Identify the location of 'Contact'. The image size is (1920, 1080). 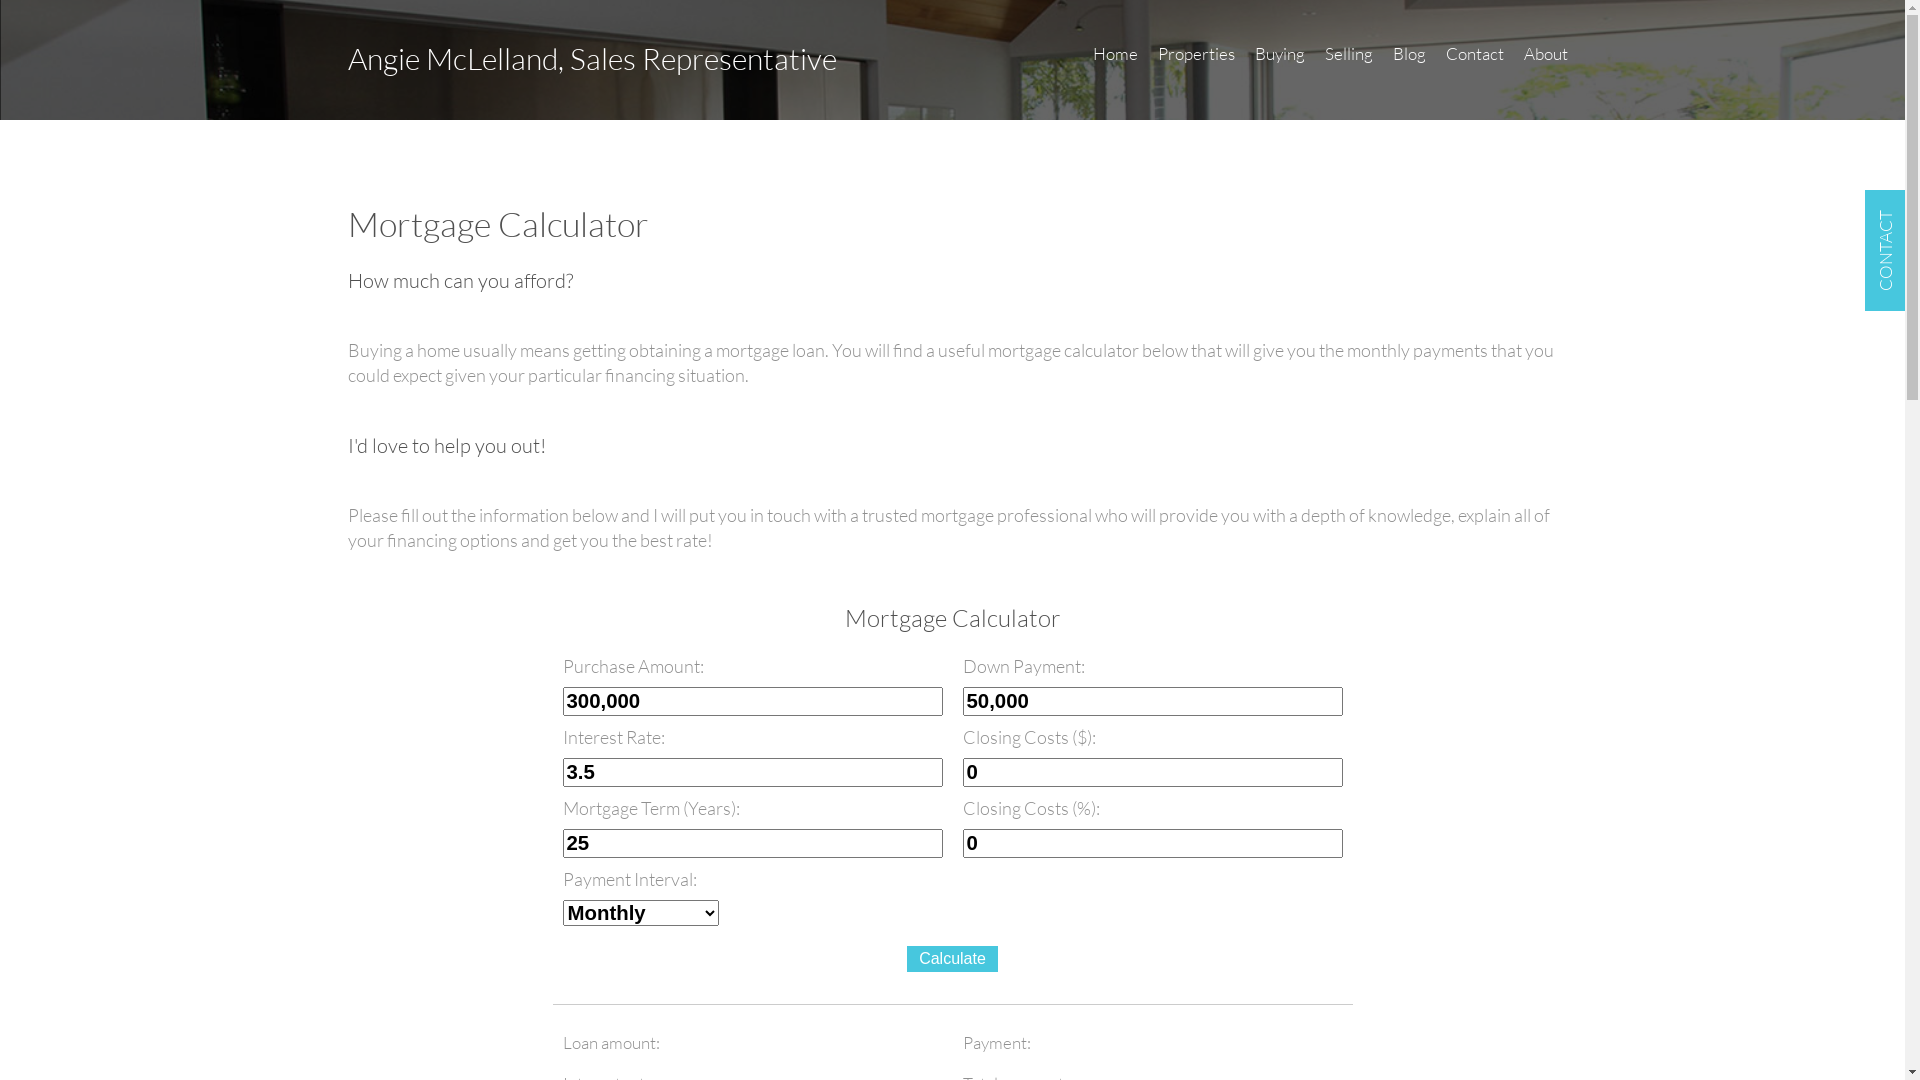
(1474, 60).